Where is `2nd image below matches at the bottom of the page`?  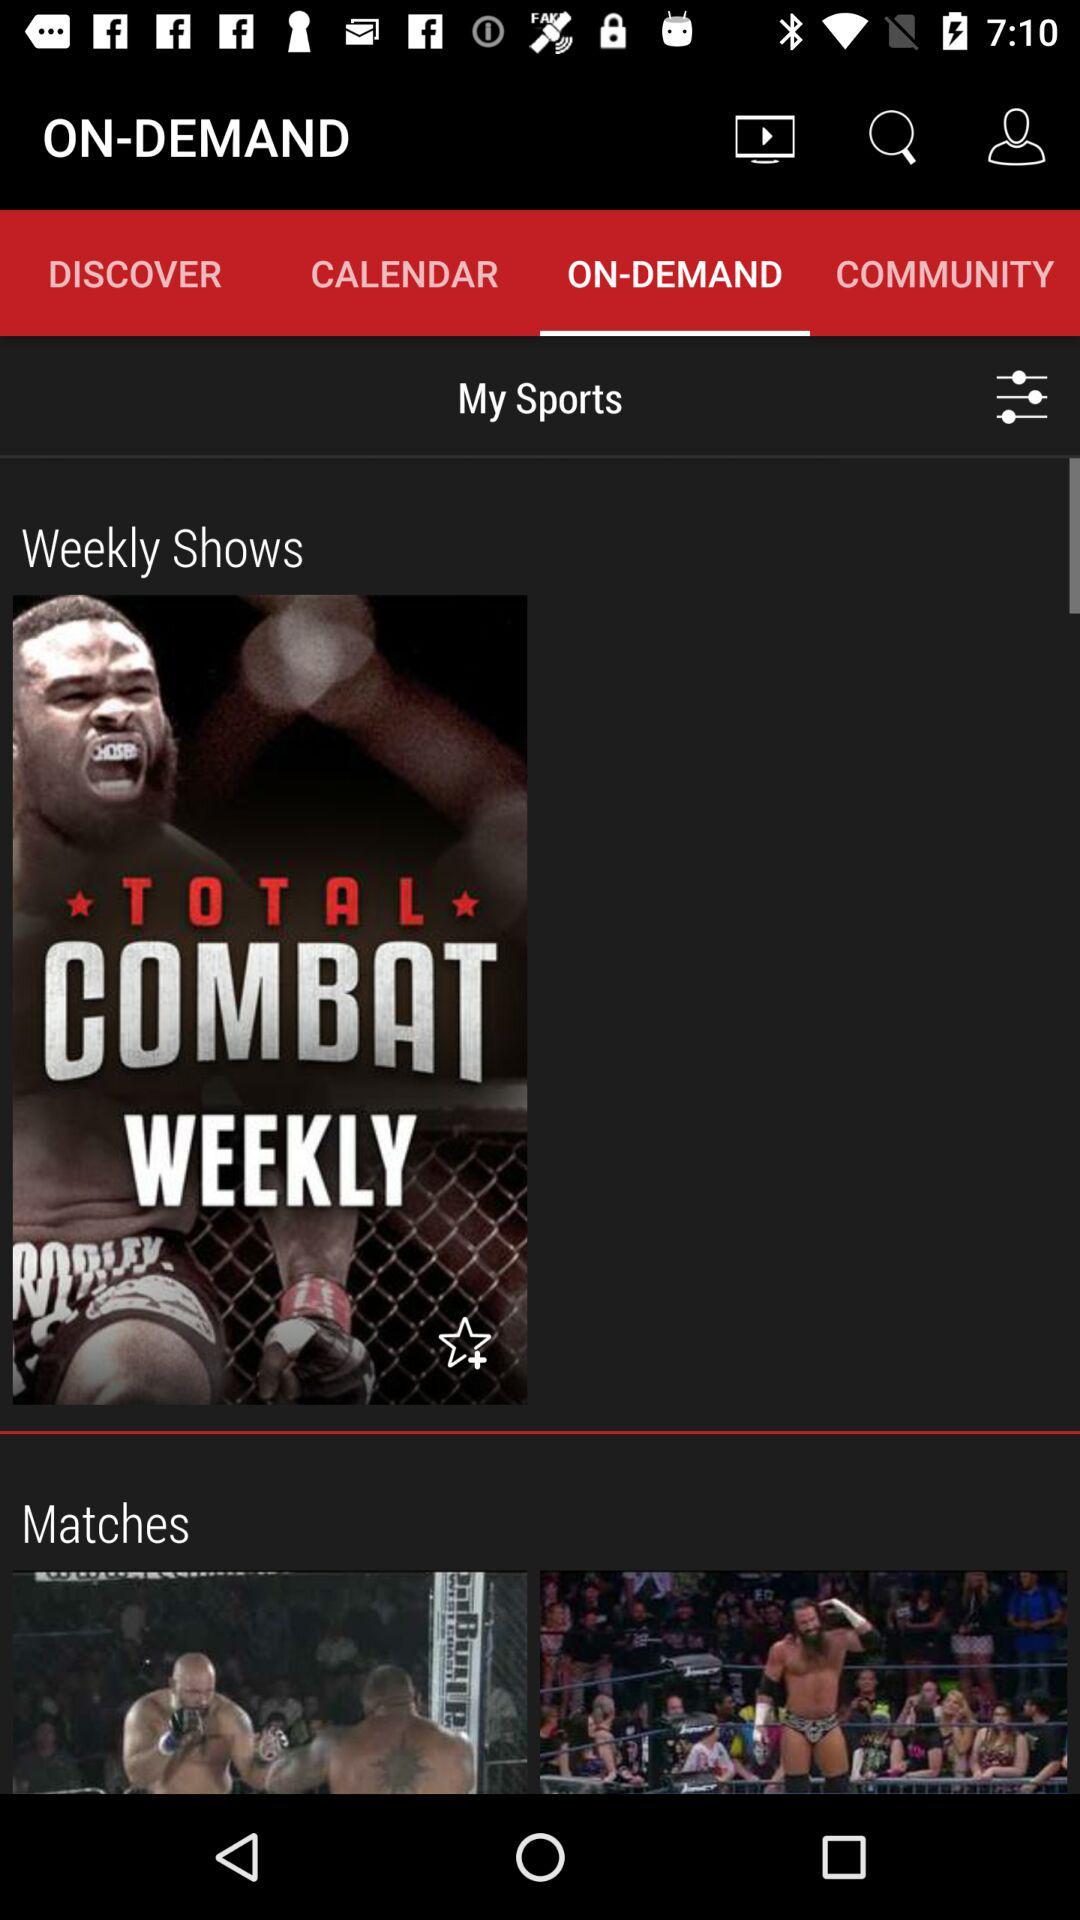
2nd image below matches at the bottom of the page is located at coordinates (802, 1681).